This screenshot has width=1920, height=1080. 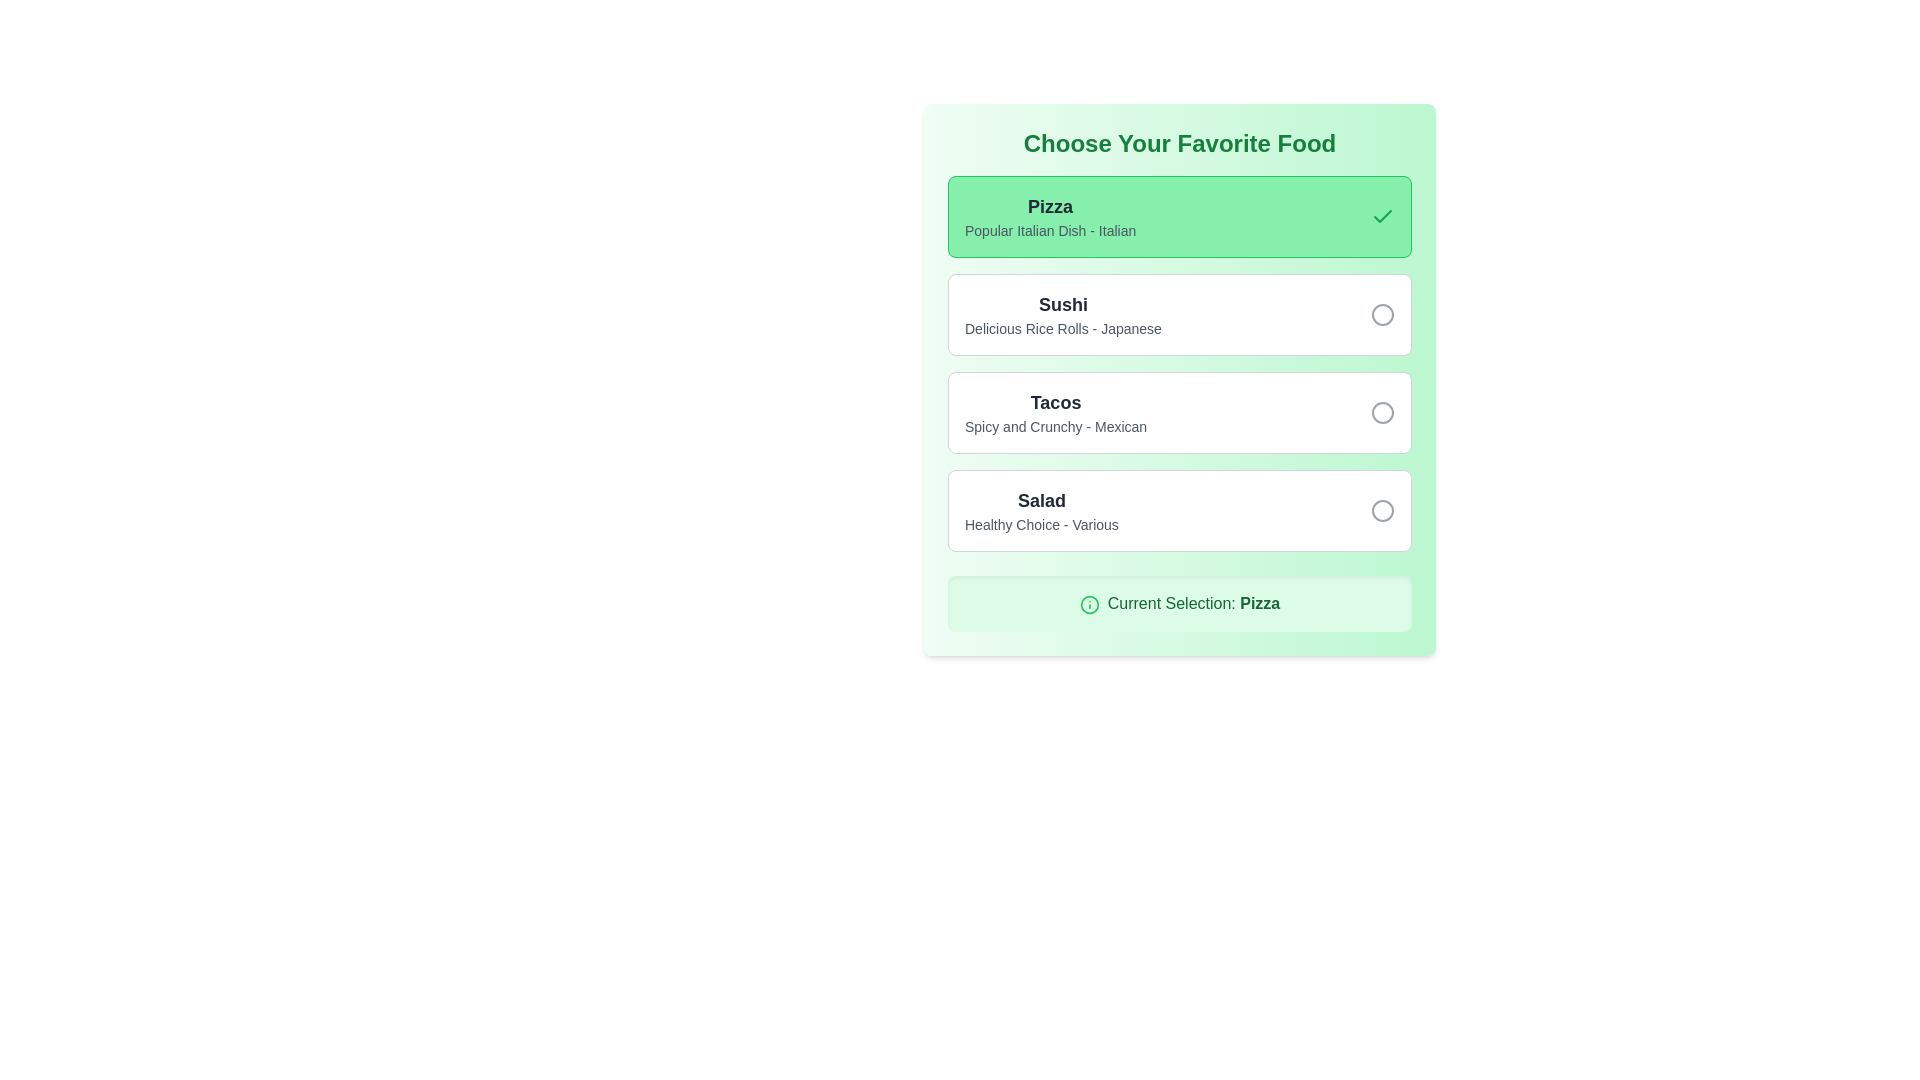 What do you see at coordinates (1088, 603) in the screenshot?
I see `the circular icon with a green outline and a smaller green-filled circle at its center, located next to the text 'Current Selection: Pizza' in the green-highlighted box at the bottom of the interface` at bounding box center [1088, 603].